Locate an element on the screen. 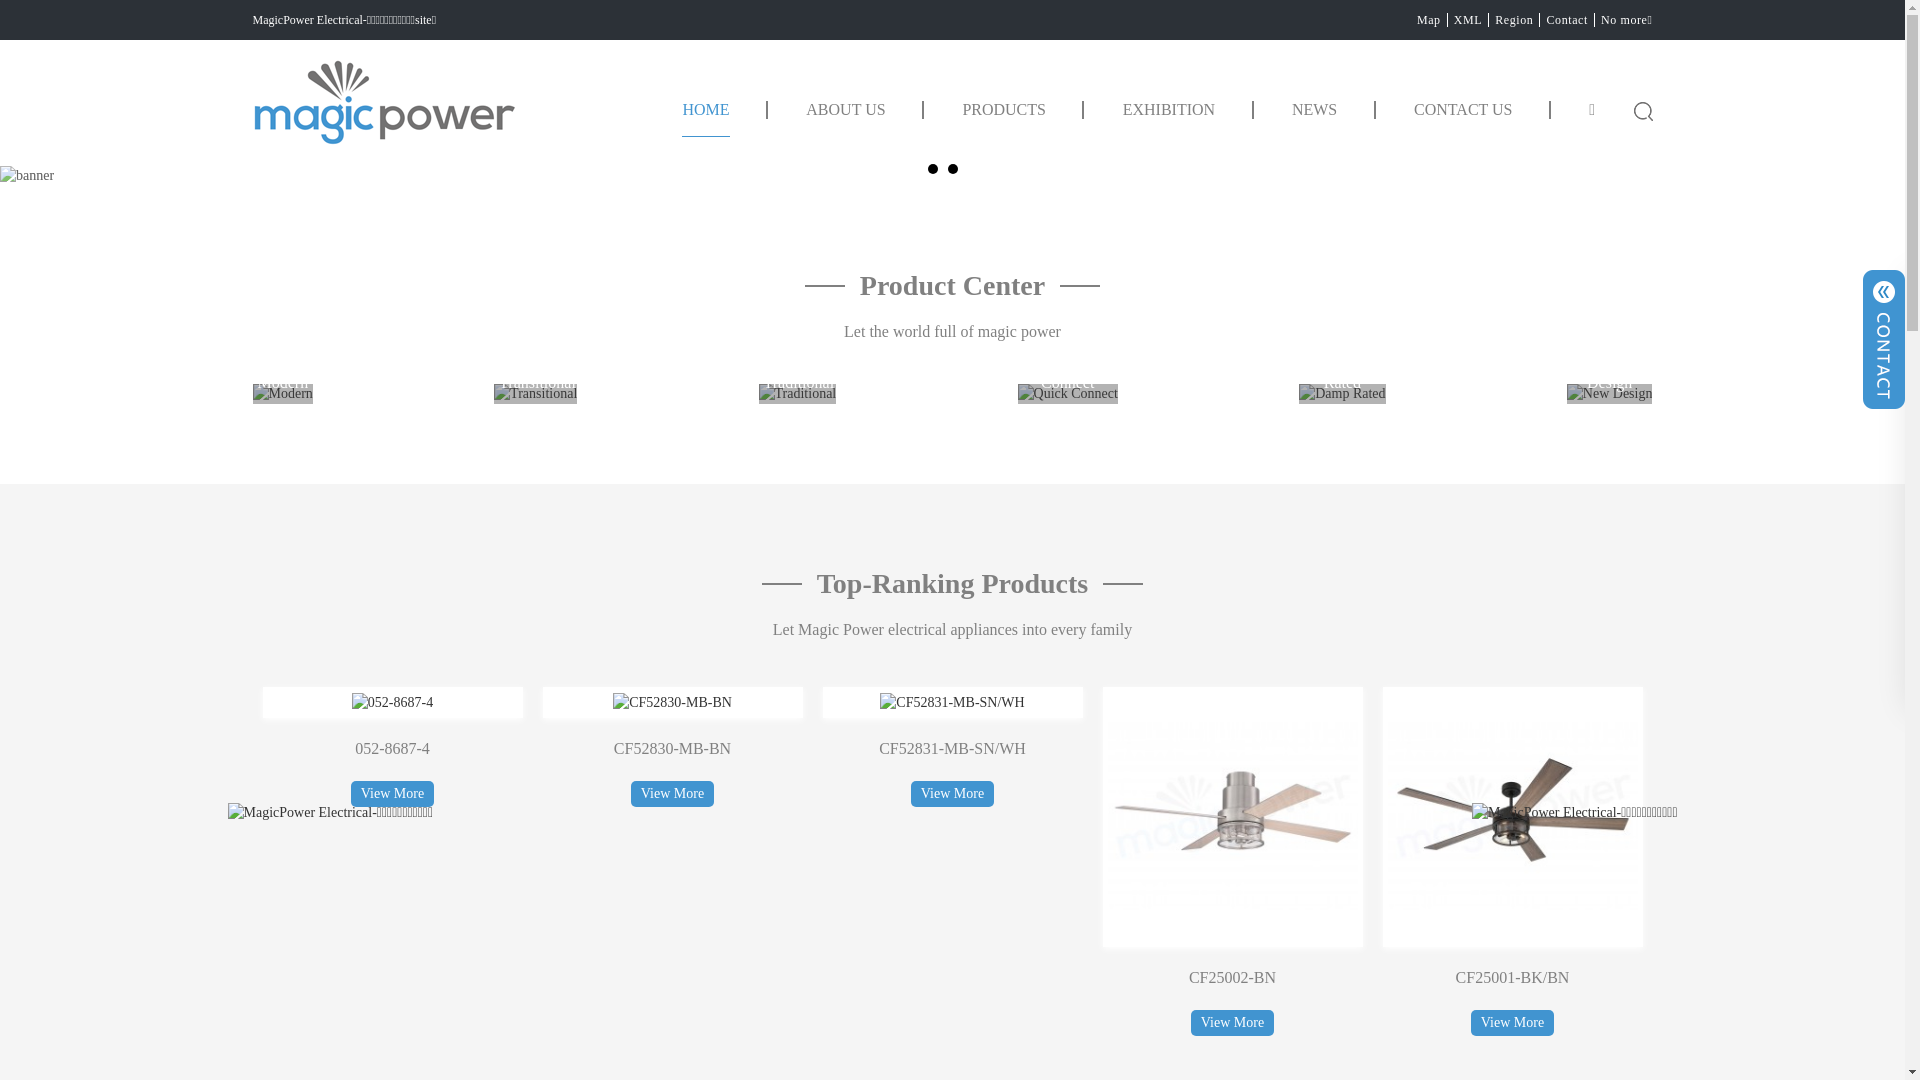  'Transitional' is located at coordinates (535, 394).